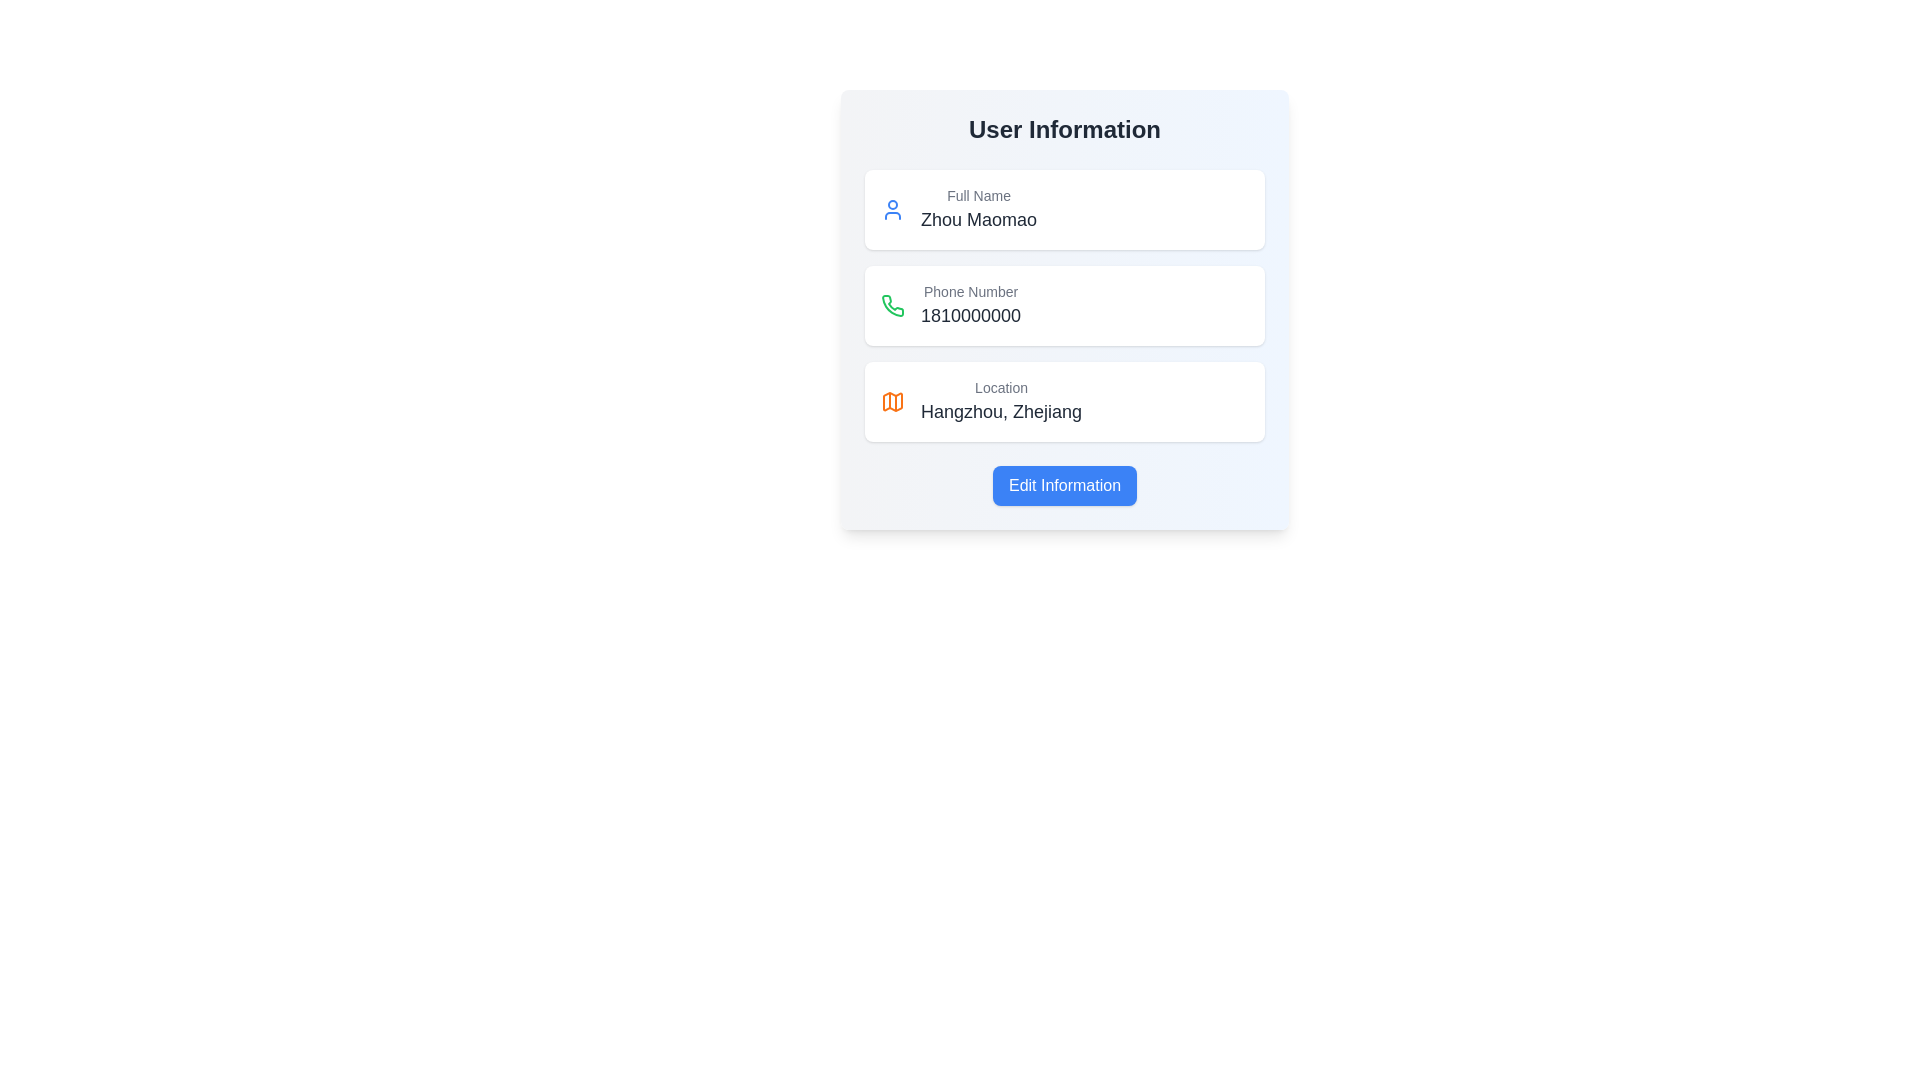 This screenshot has width=1920, height=1080. What do you see at coordinates (1001, 401) in the screenshot?
I see `the static text element displaying 'Hangzhou, Zhejiang', located in the third card of the user information section, aligned with a map icon on the left` at bounding box center [1001, 401].